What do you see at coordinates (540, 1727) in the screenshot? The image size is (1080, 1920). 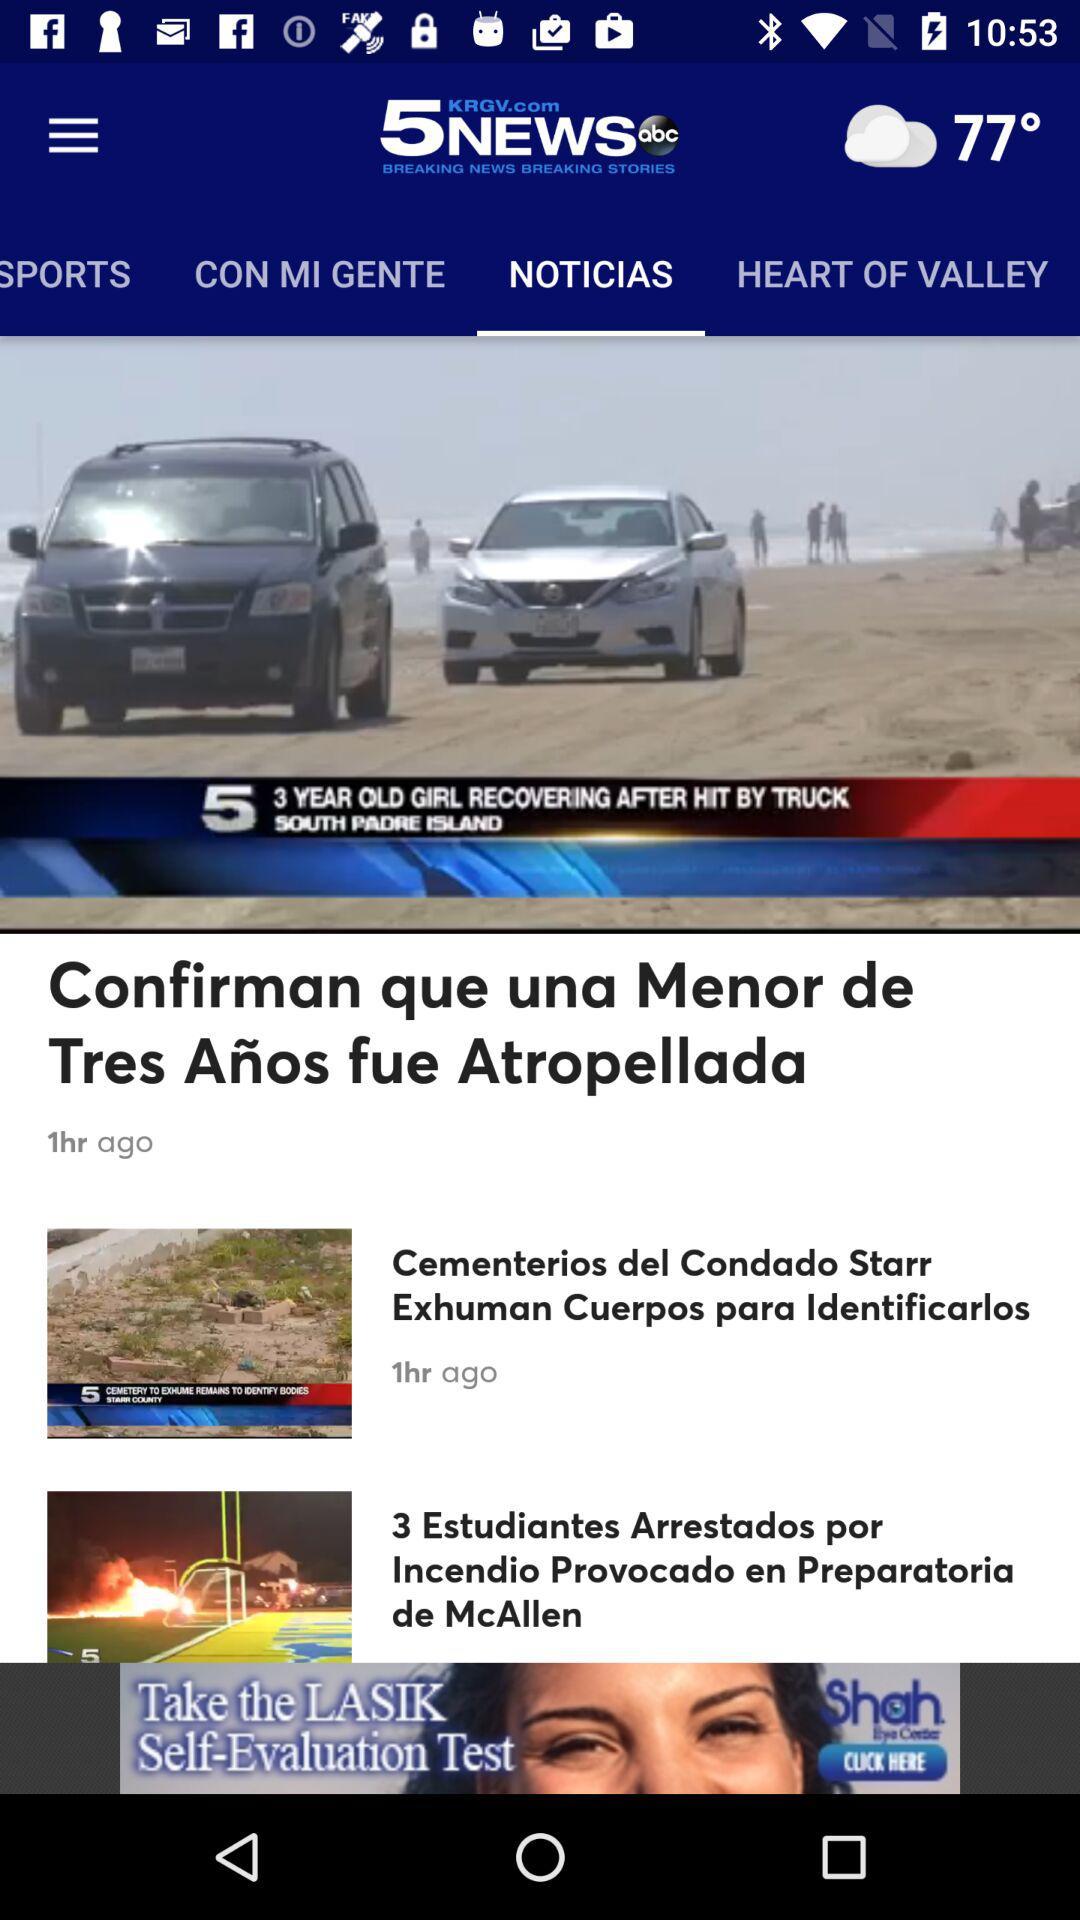 I see `lasik advertisement link` at bounding box center [540, 1727].